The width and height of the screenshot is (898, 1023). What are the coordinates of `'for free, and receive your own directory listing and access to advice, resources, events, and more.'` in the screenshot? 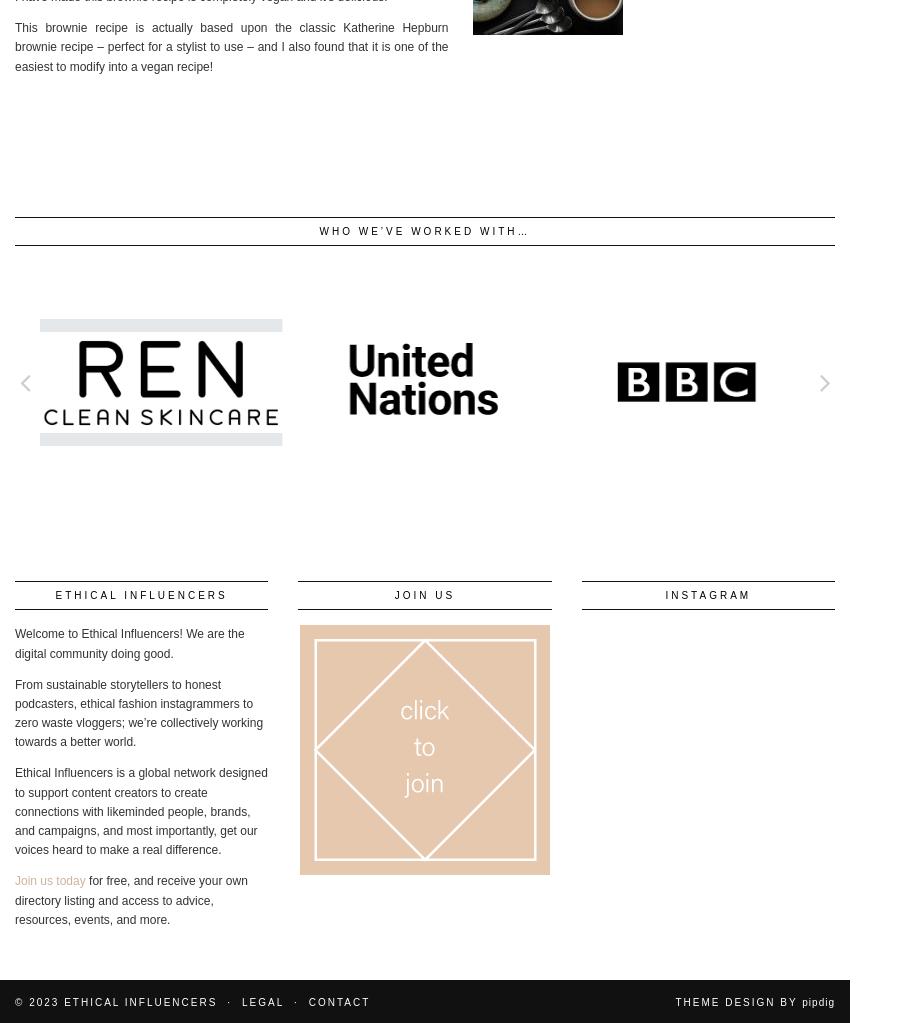 It's located at (130, 900).